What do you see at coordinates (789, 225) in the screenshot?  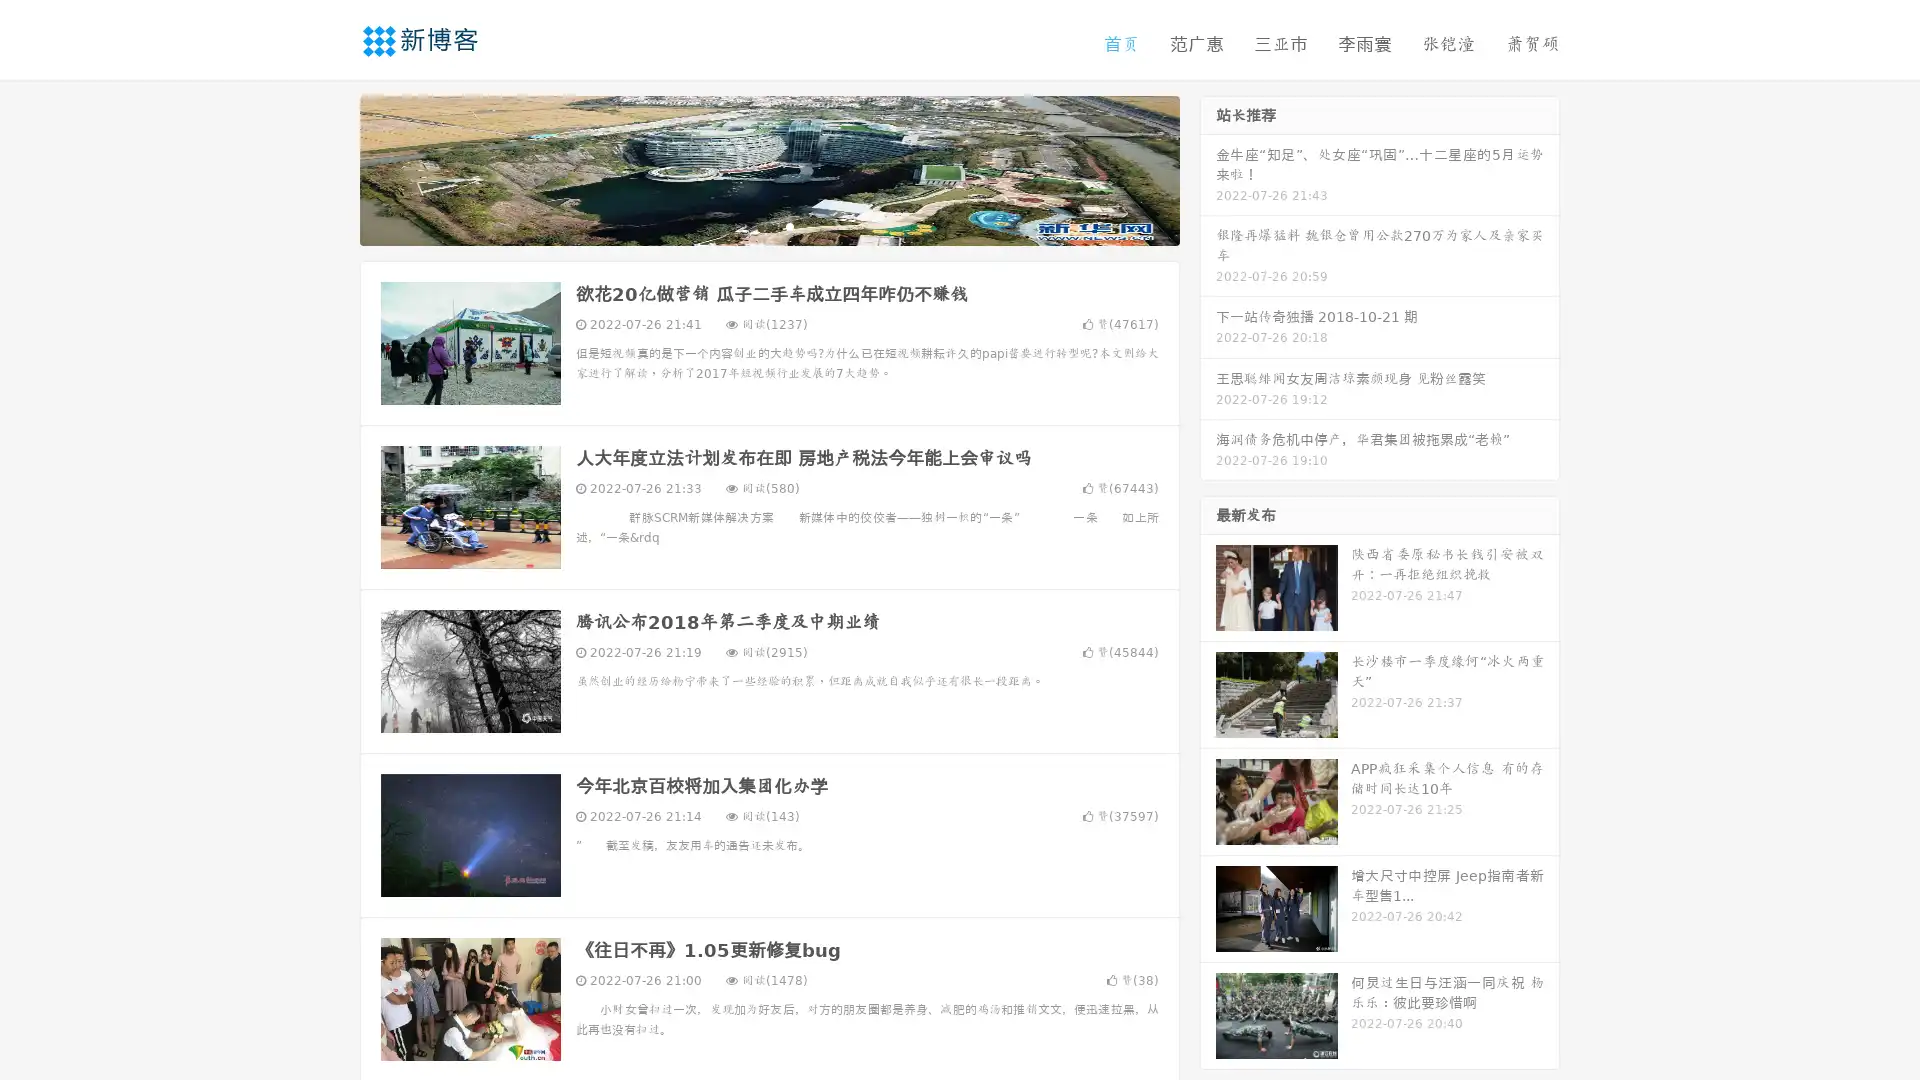 I see `Go to slide 3` at bounding box center [789, 225].